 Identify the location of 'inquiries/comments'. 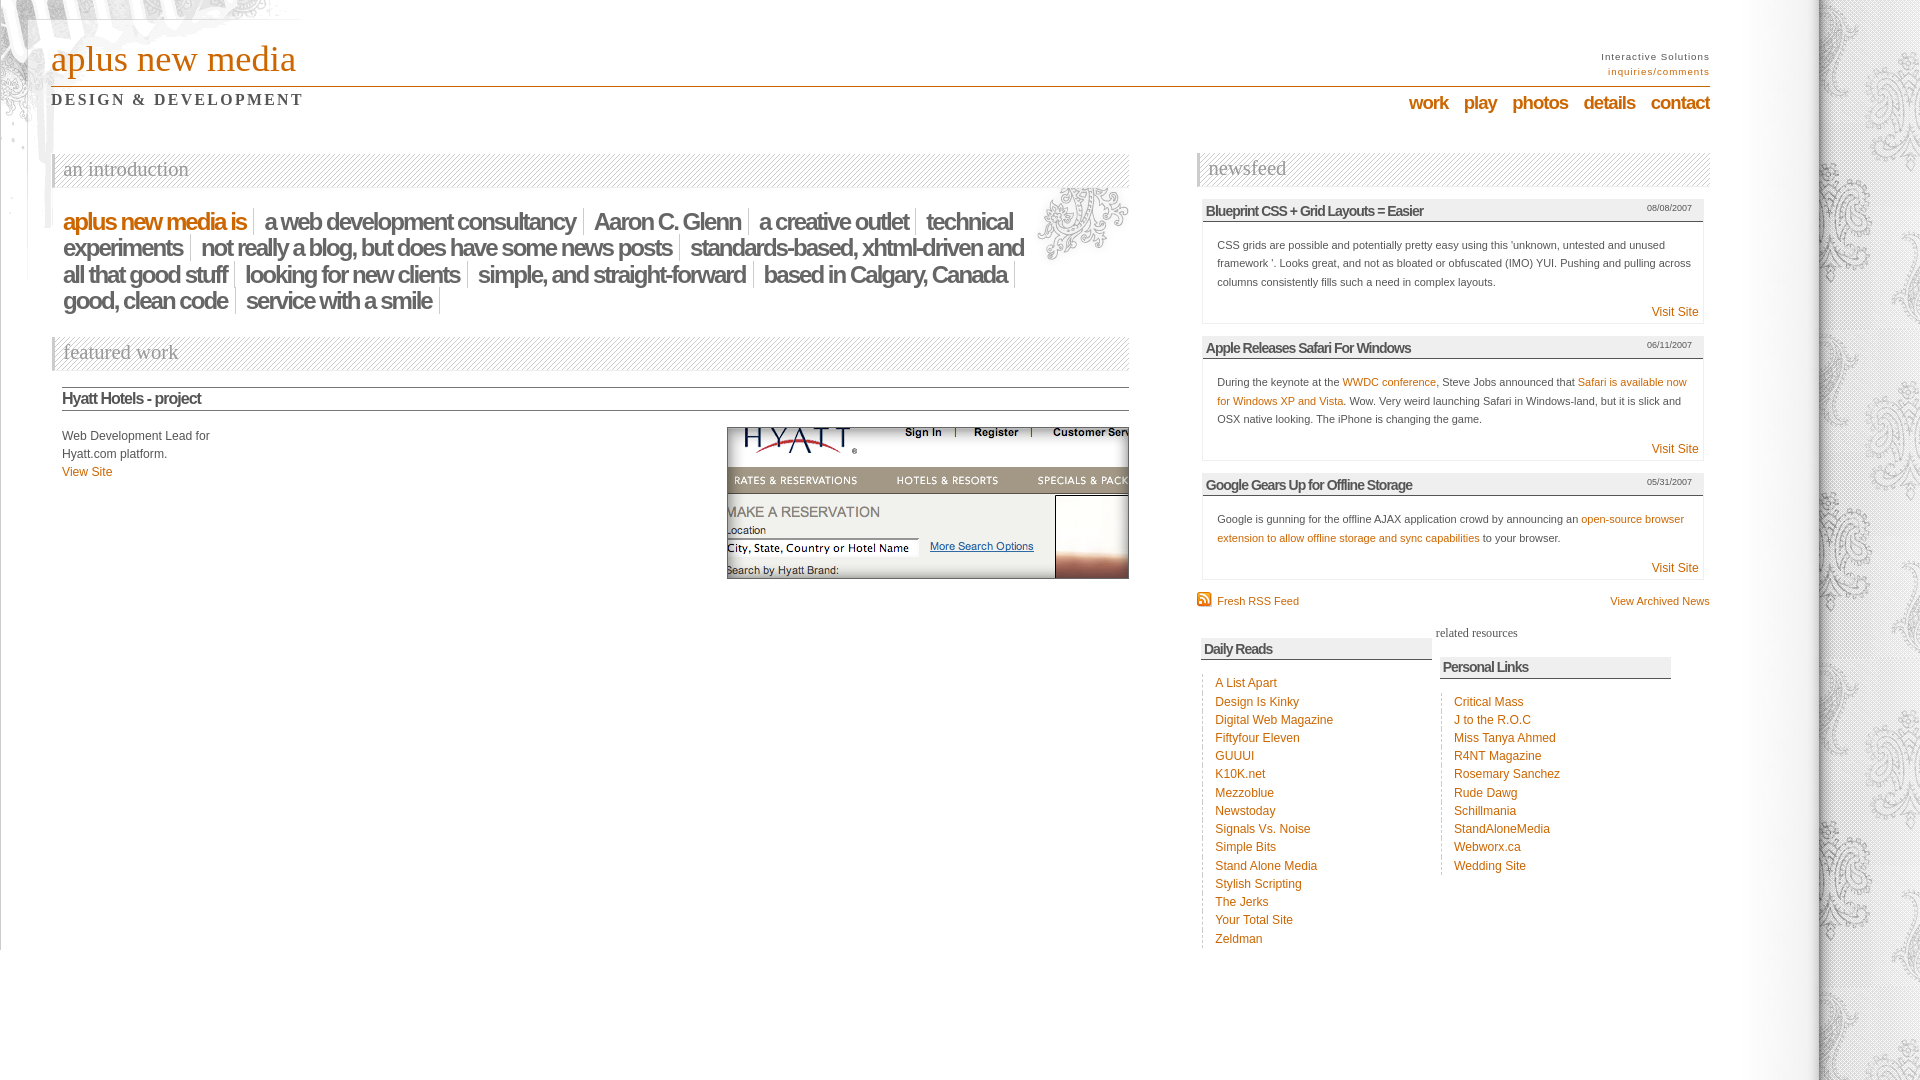
(1659, 70).